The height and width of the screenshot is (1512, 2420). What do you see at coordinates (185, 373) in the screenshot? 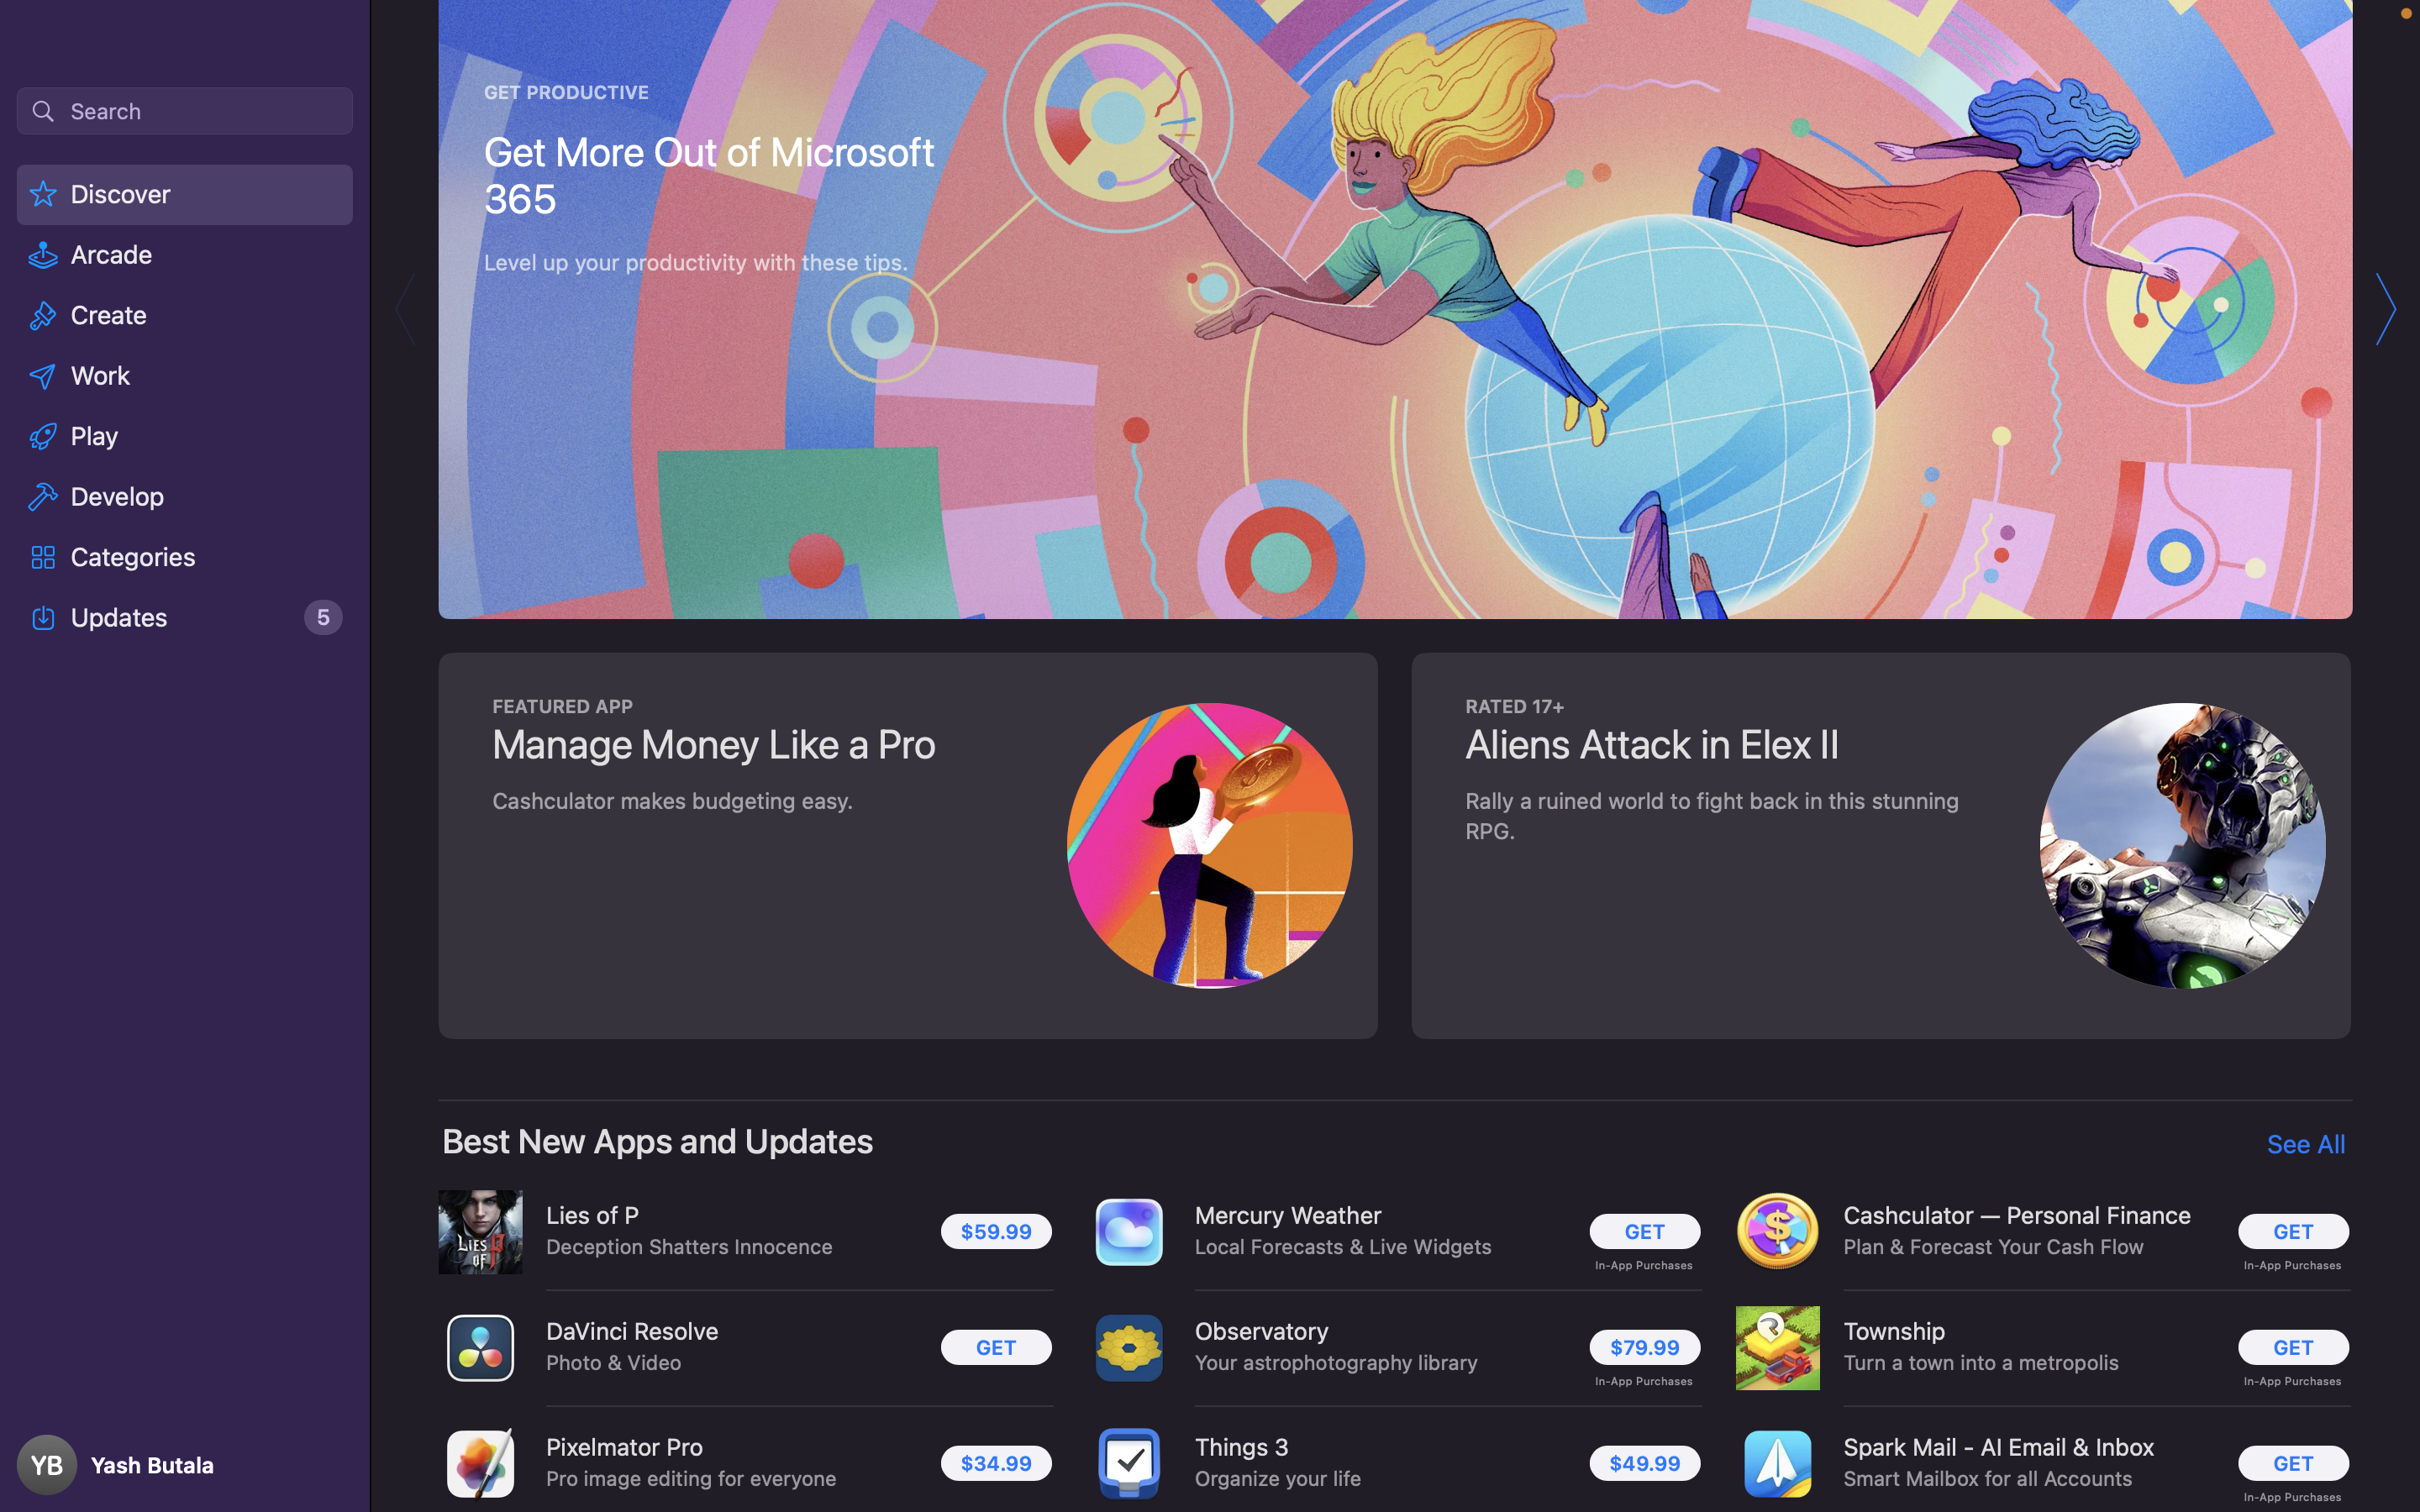
I see `the "Work" category` at bounding box center [185, 373].